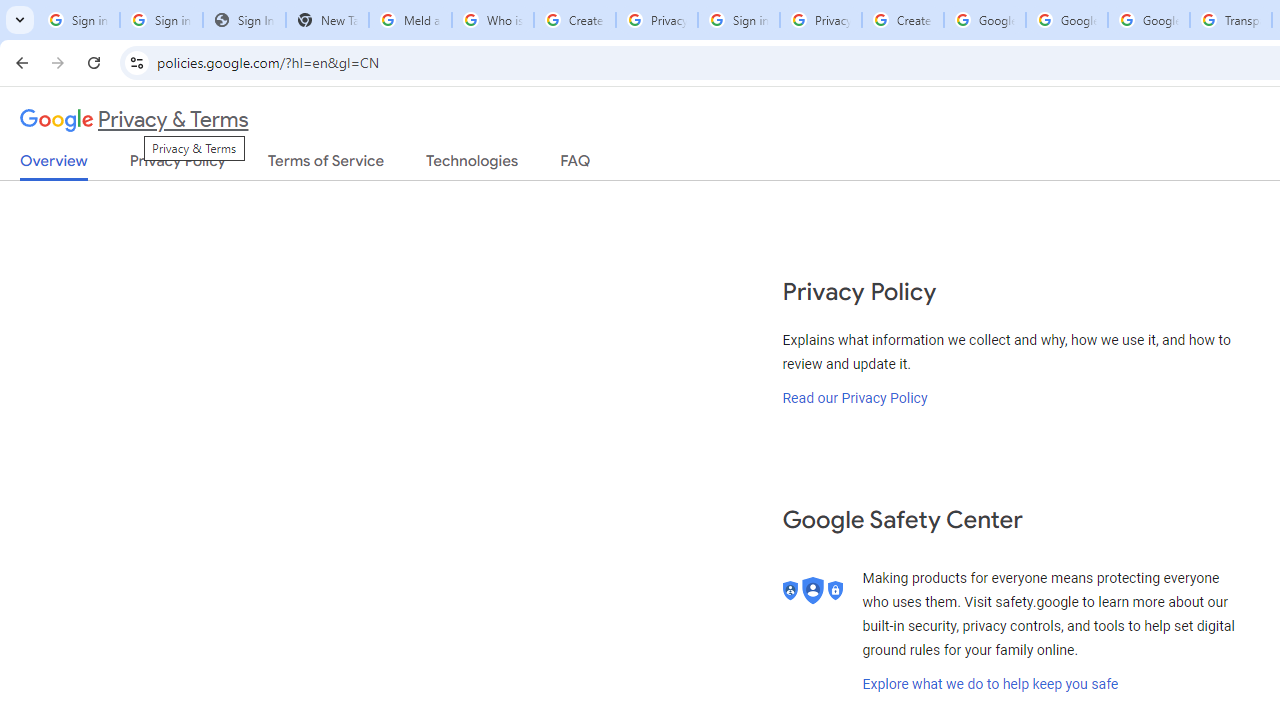  I want to click on 'Sign In - USA TODAY', so click(243, 20).